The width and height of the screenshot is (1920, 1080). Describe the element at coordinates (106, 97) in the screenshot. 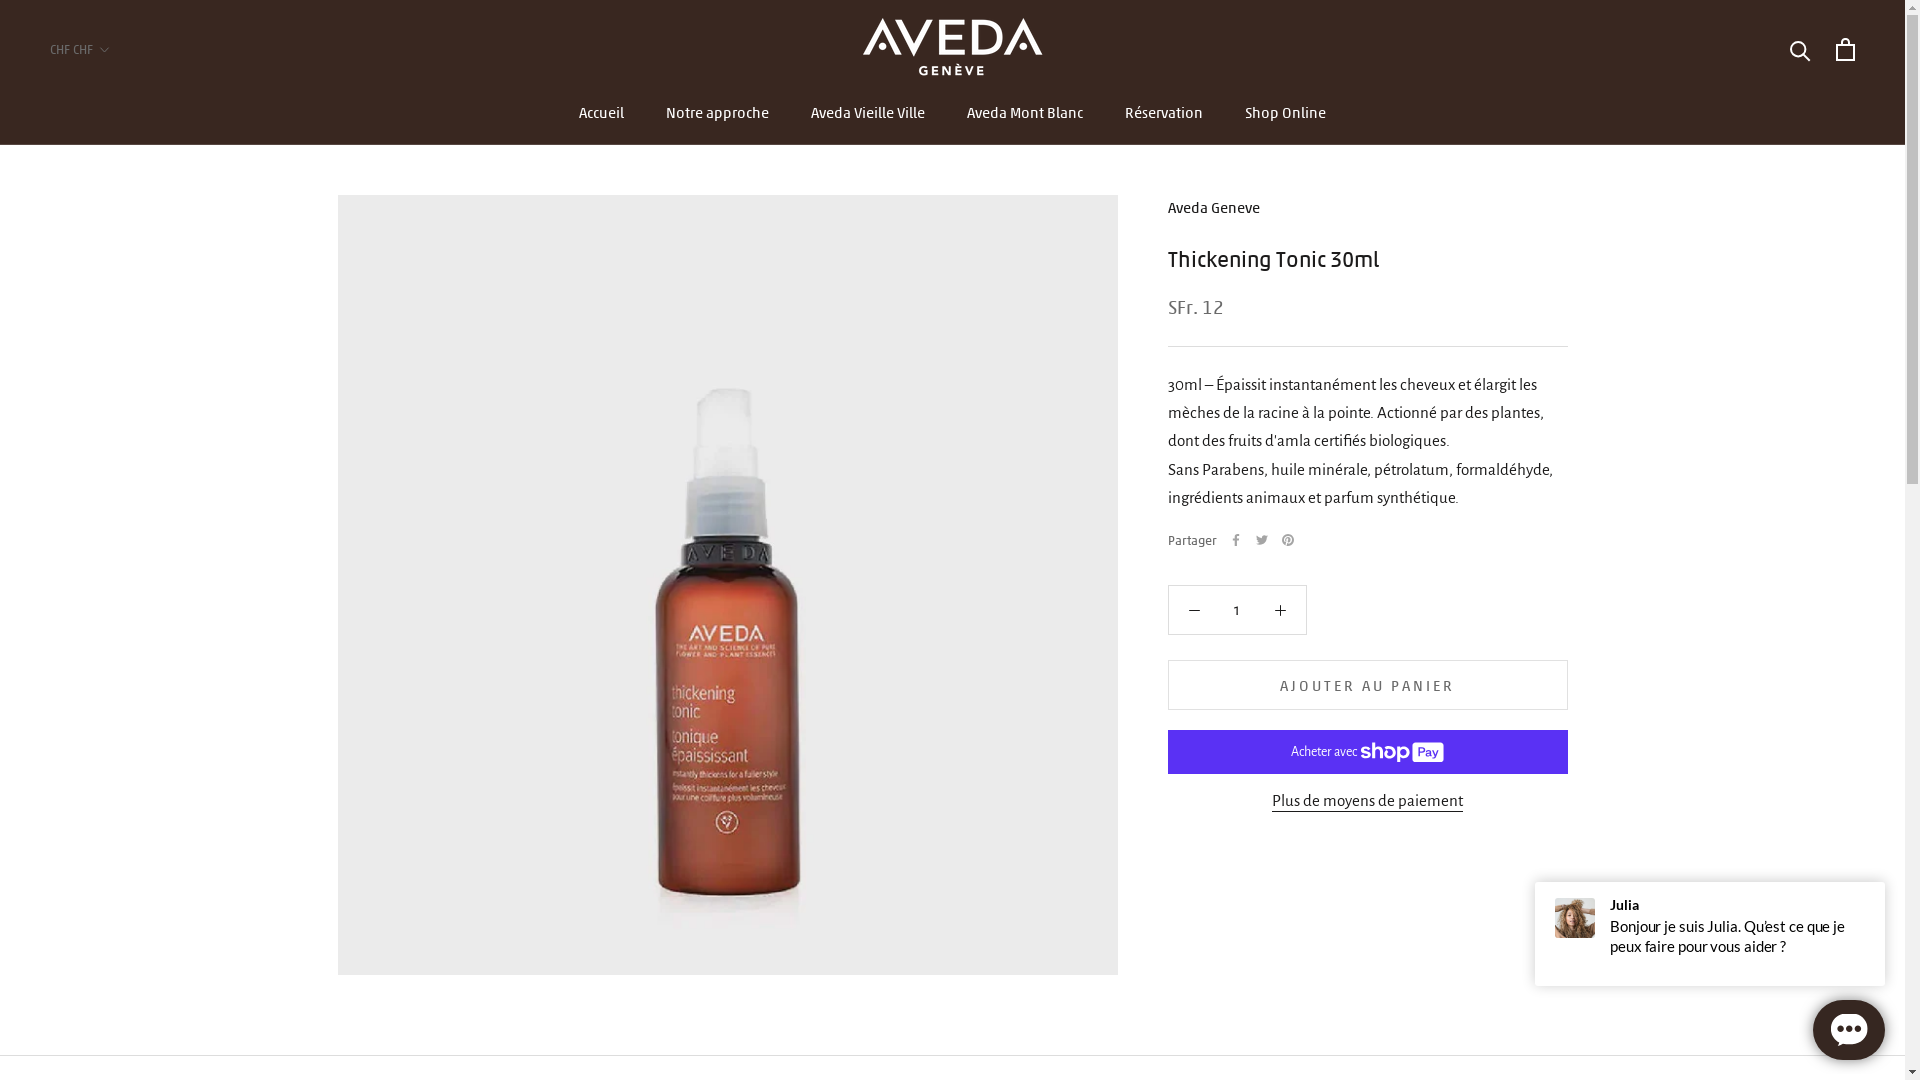

I see `'AED'` at that location.